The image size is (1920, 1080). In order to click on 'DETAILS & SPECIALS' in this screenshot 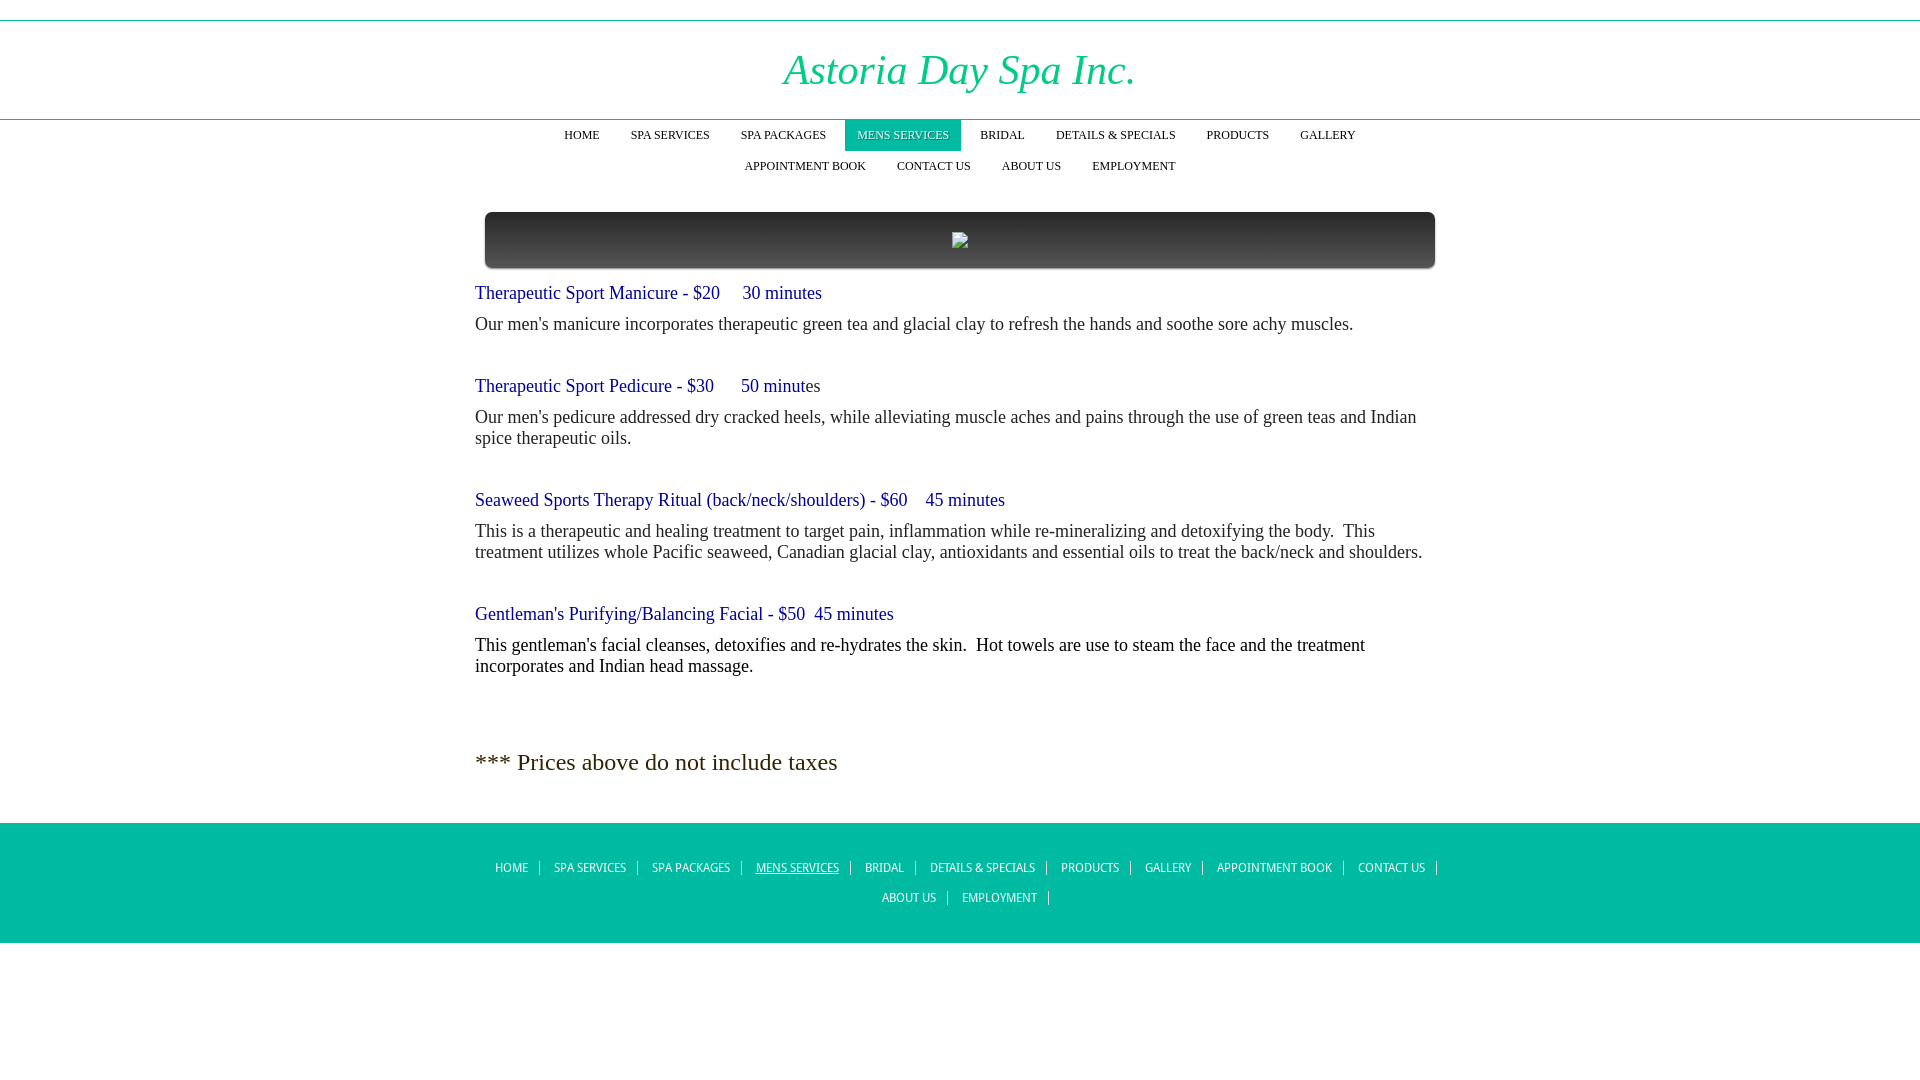, I will do `click(1115, 135)`.